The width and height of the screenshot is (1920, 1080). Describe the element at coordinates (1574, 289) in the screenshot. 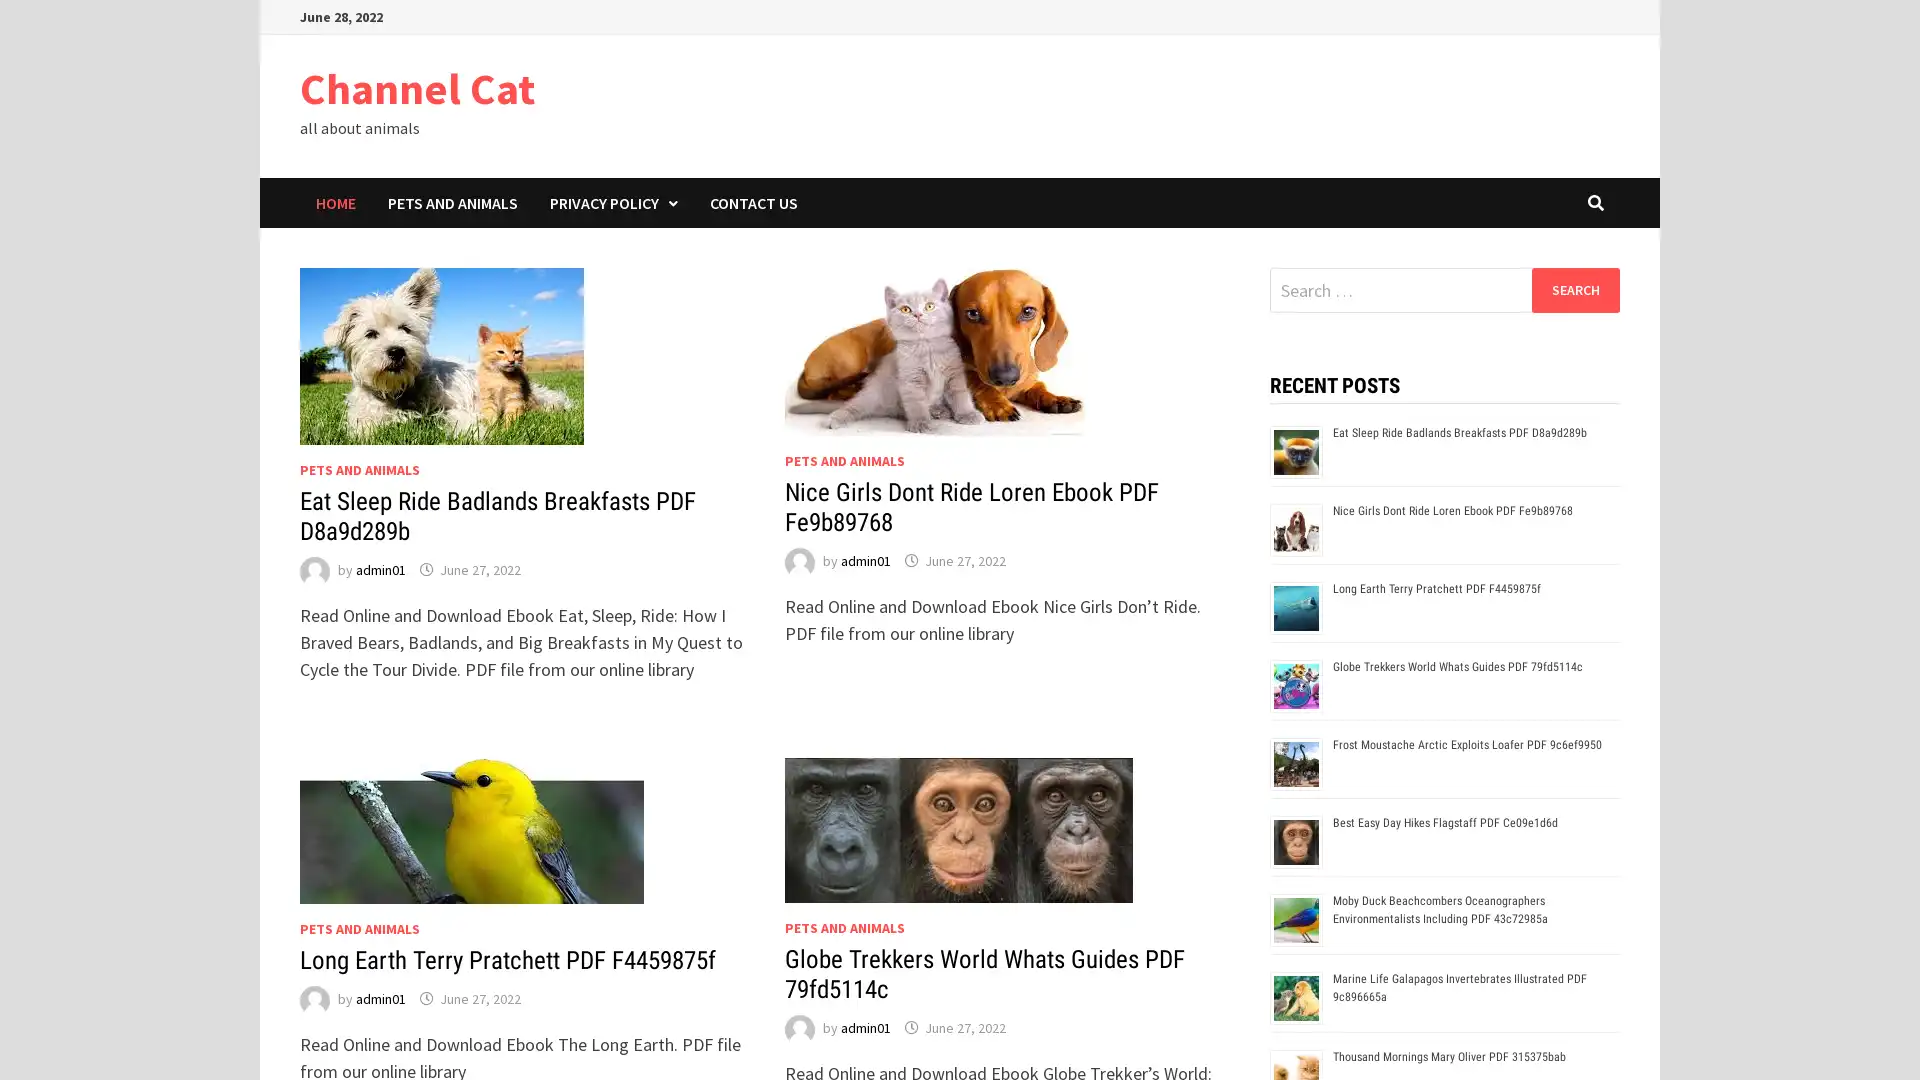

I see `Search` at that location.